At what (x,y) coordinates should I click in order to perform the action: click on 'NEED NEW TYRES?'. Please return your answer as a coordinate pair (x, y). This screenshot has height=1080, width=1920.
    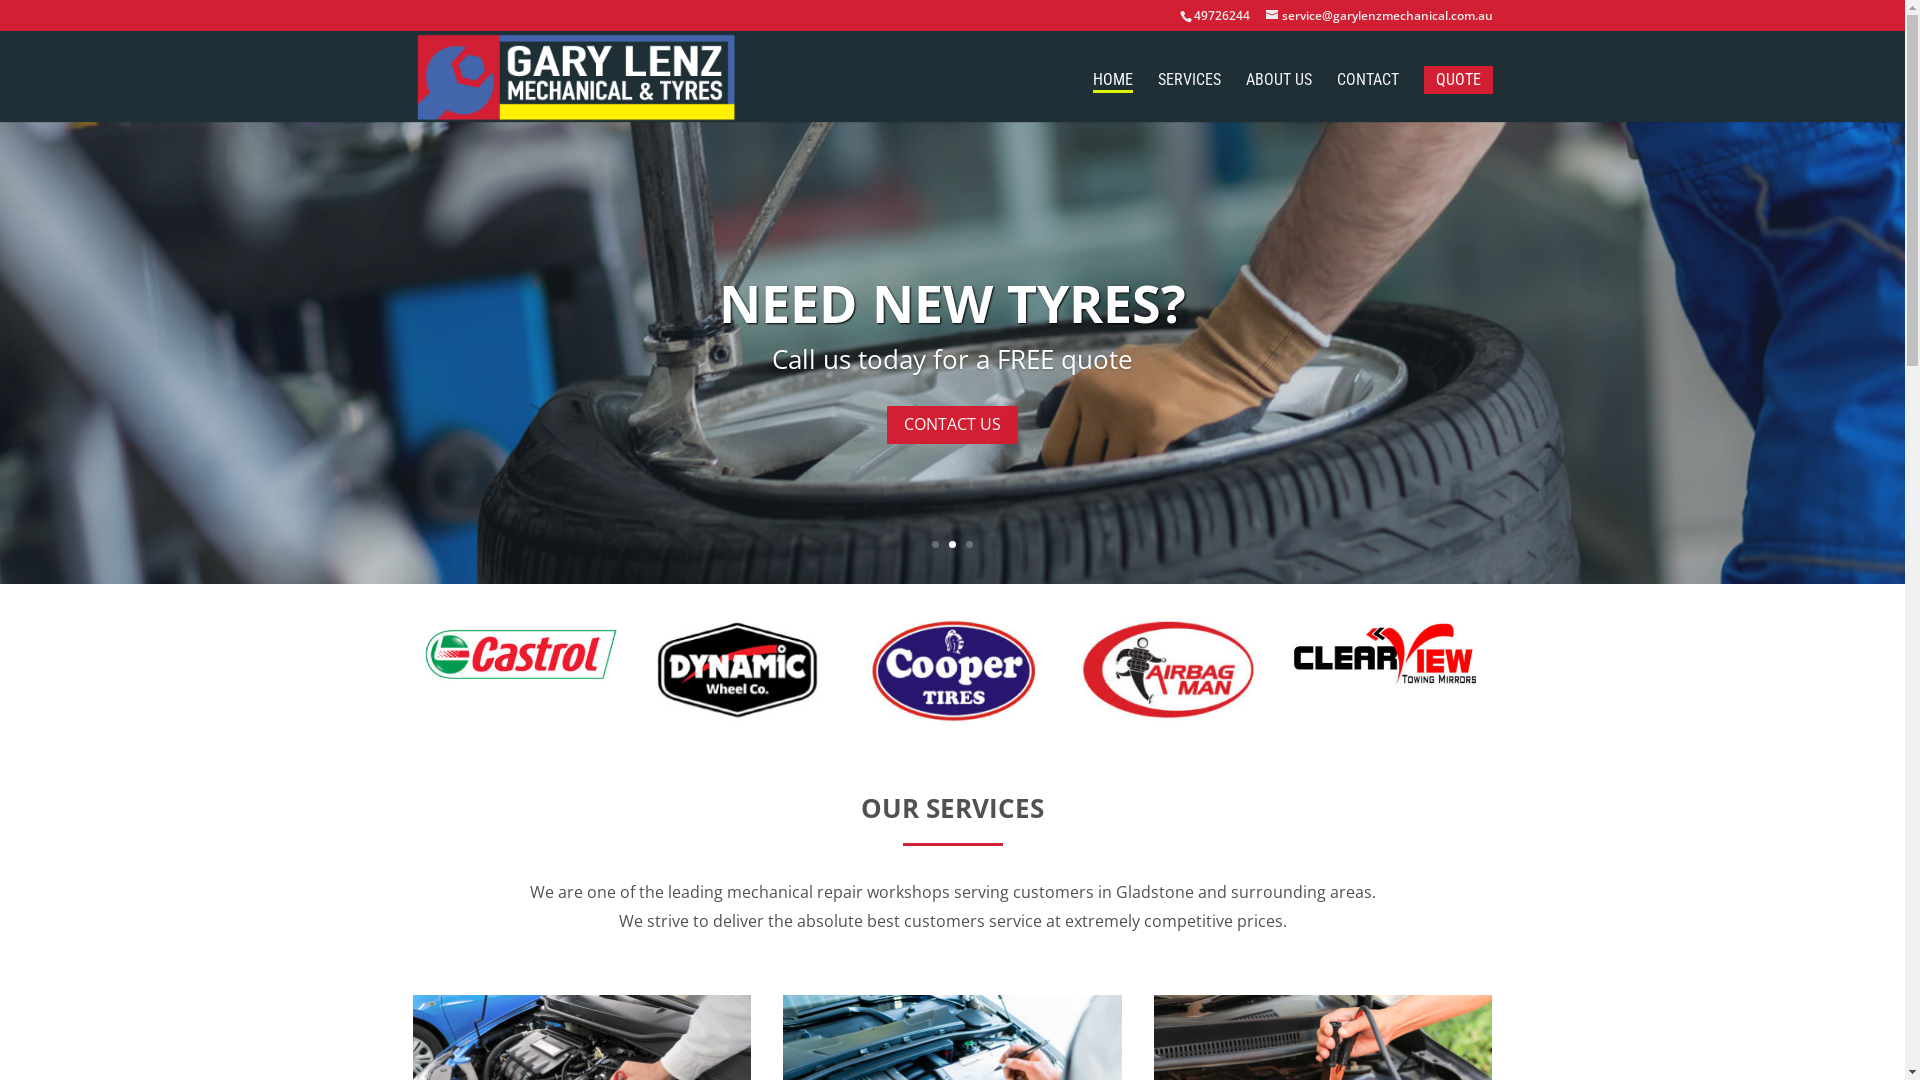
    Looking at the image, I should click on (951, 302).